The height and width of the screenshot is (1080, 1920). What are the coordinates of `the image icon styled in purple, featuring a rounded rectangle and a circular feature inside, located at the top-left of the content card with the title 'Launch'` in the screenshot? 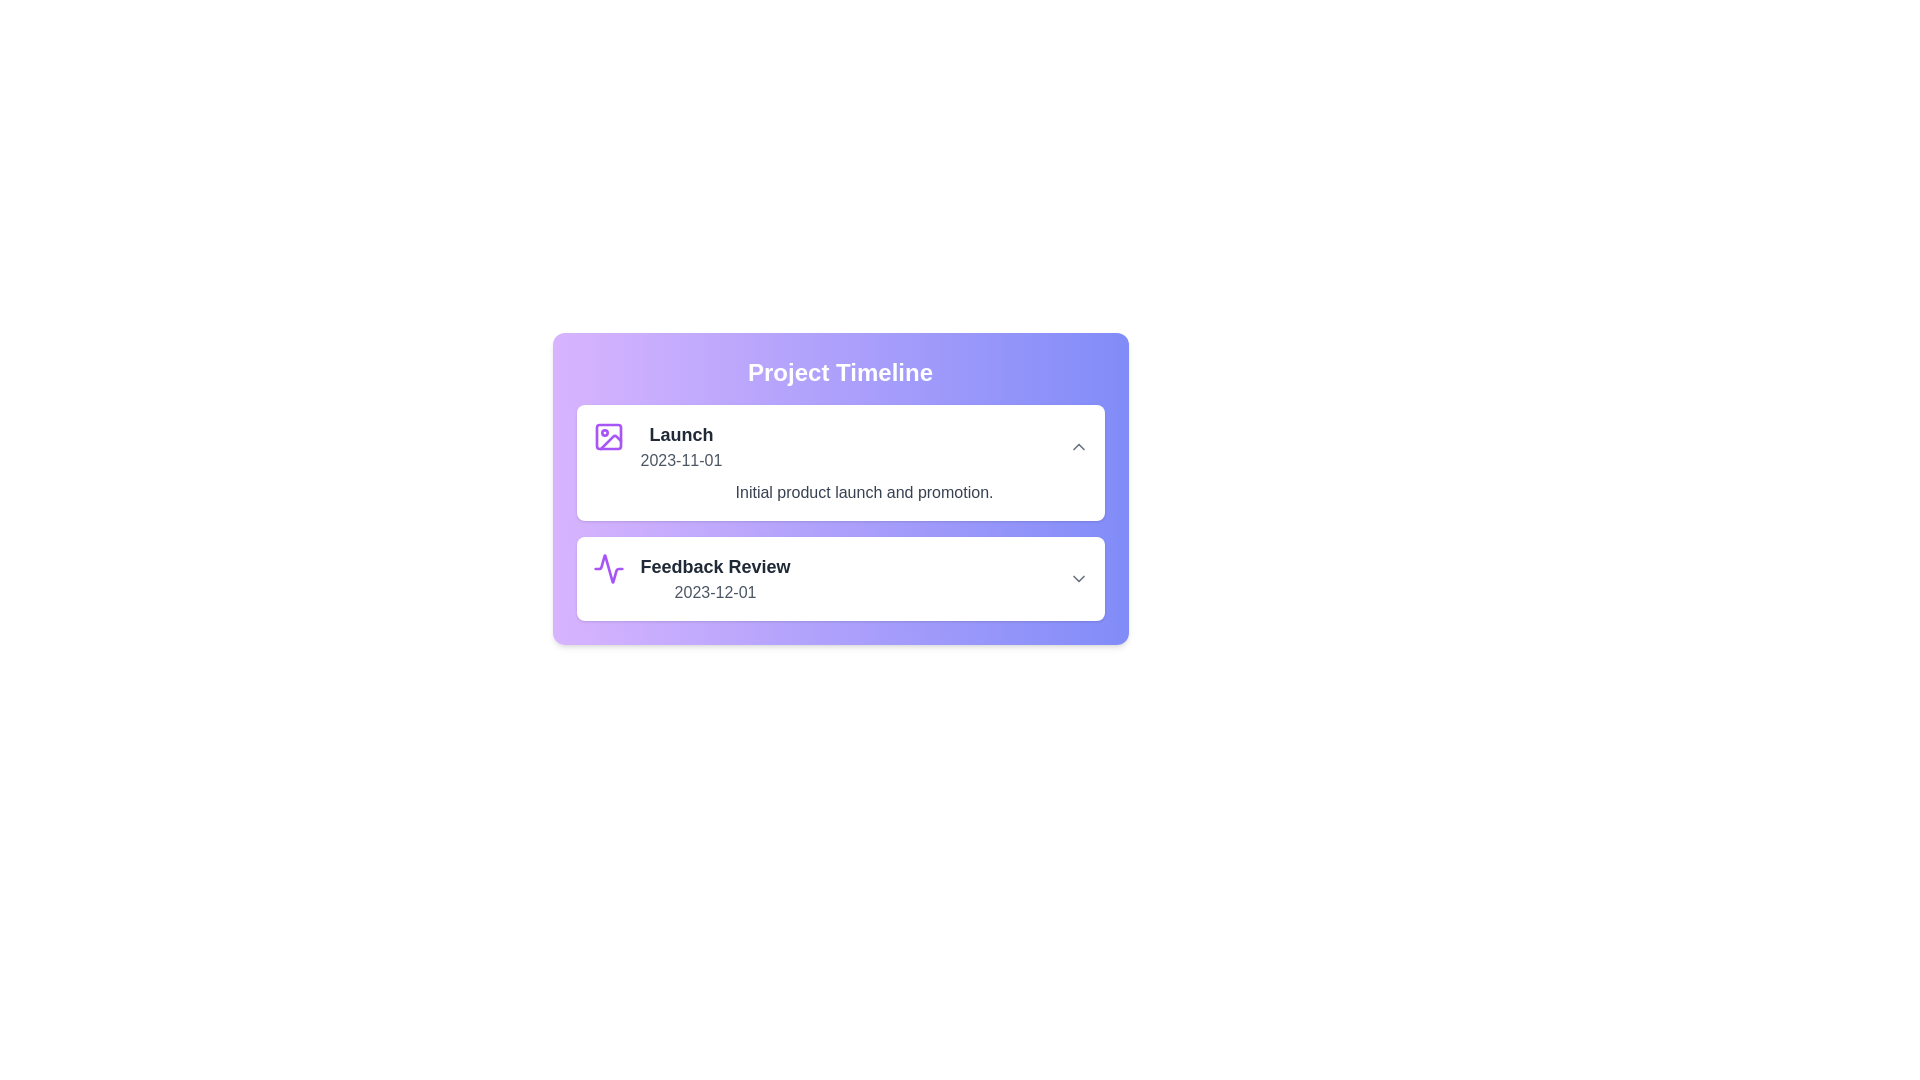 It's located at (607, 435).